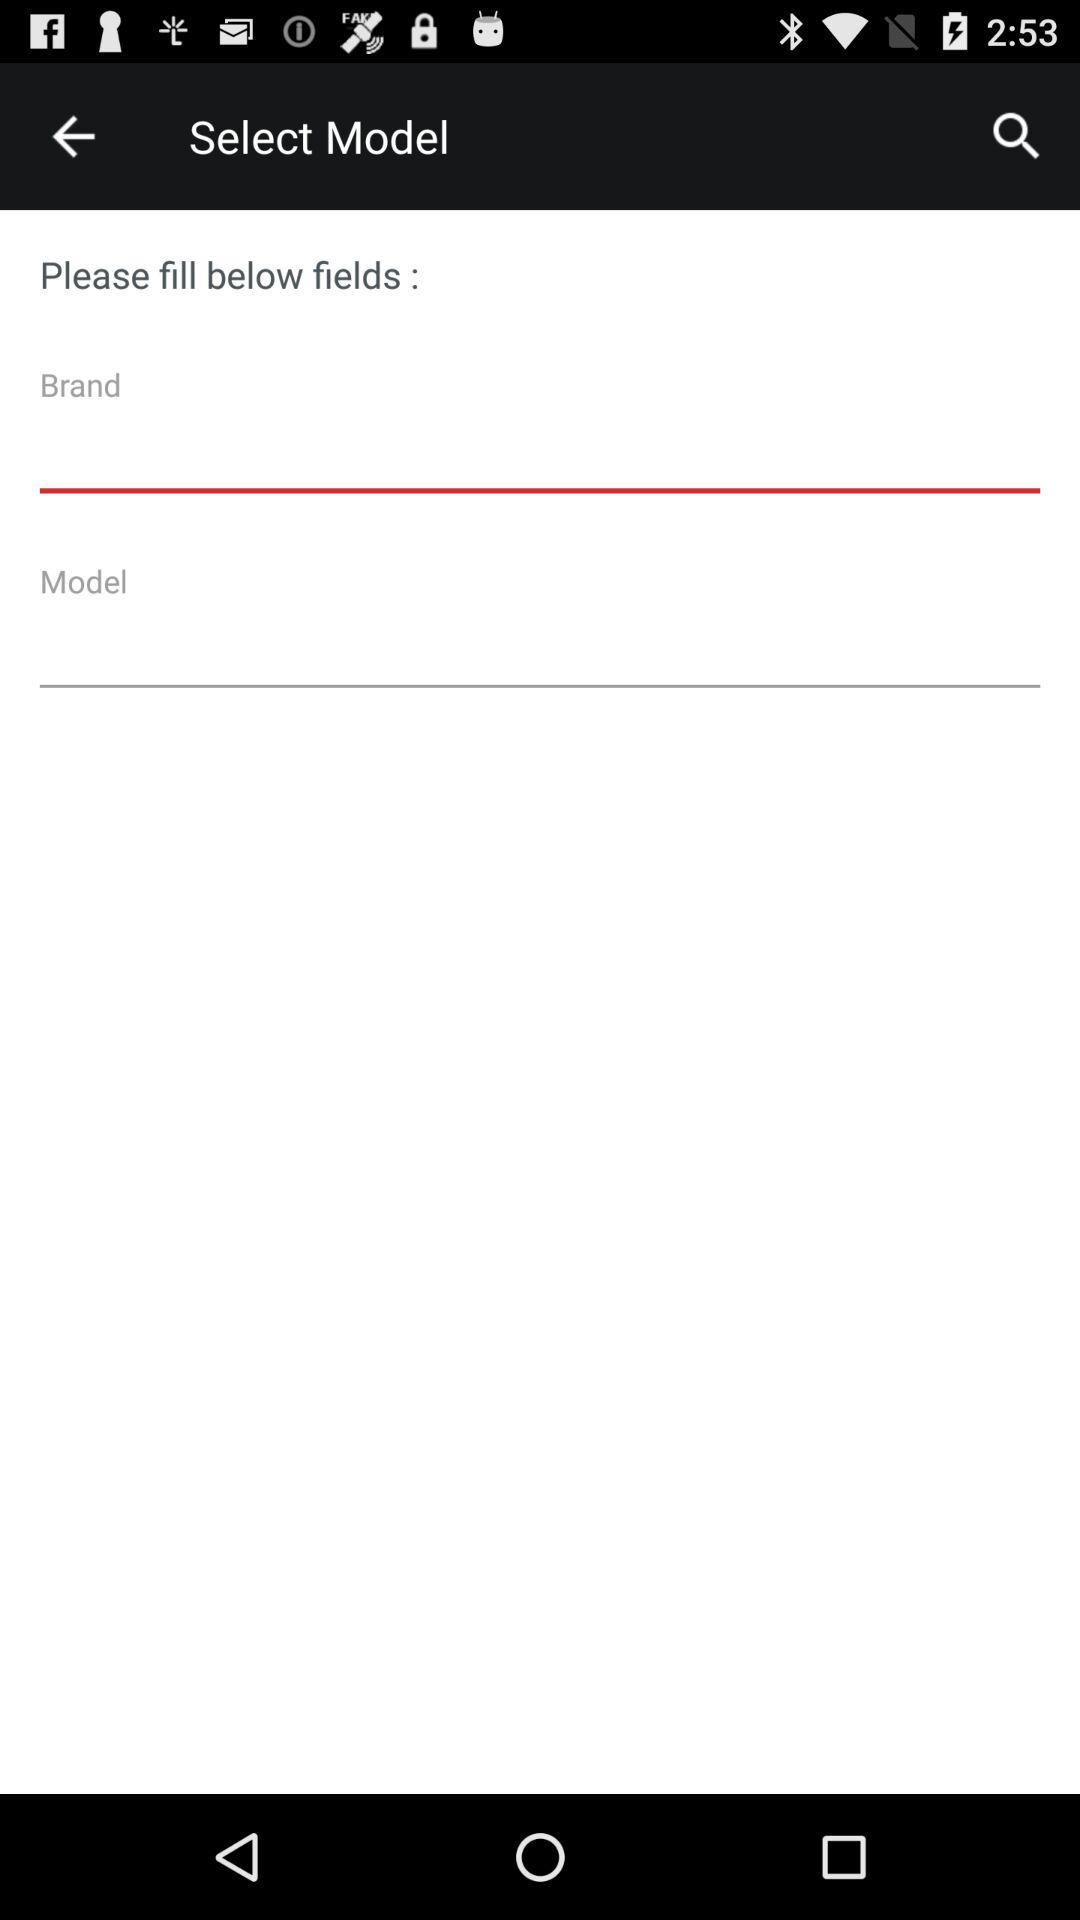 This screenshot has height=1920, width=1080. I want to click on the icon above the please fill below, so click(72, 135).